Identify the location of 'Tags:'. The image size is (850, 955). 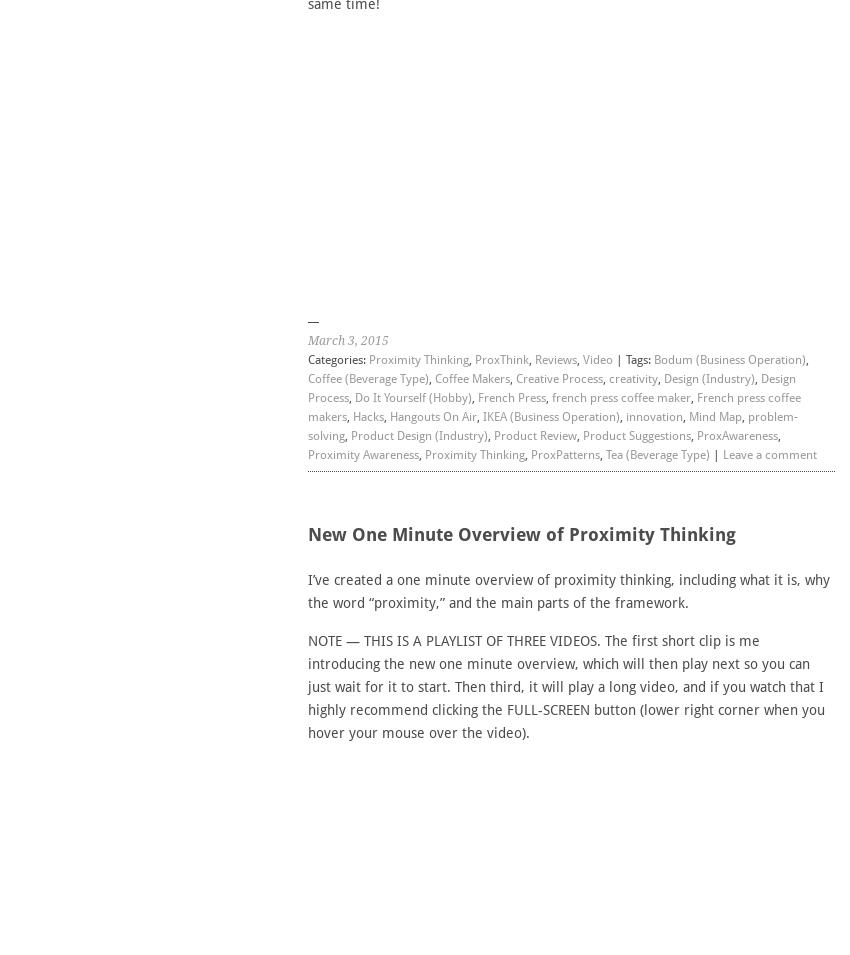
(639, 359).